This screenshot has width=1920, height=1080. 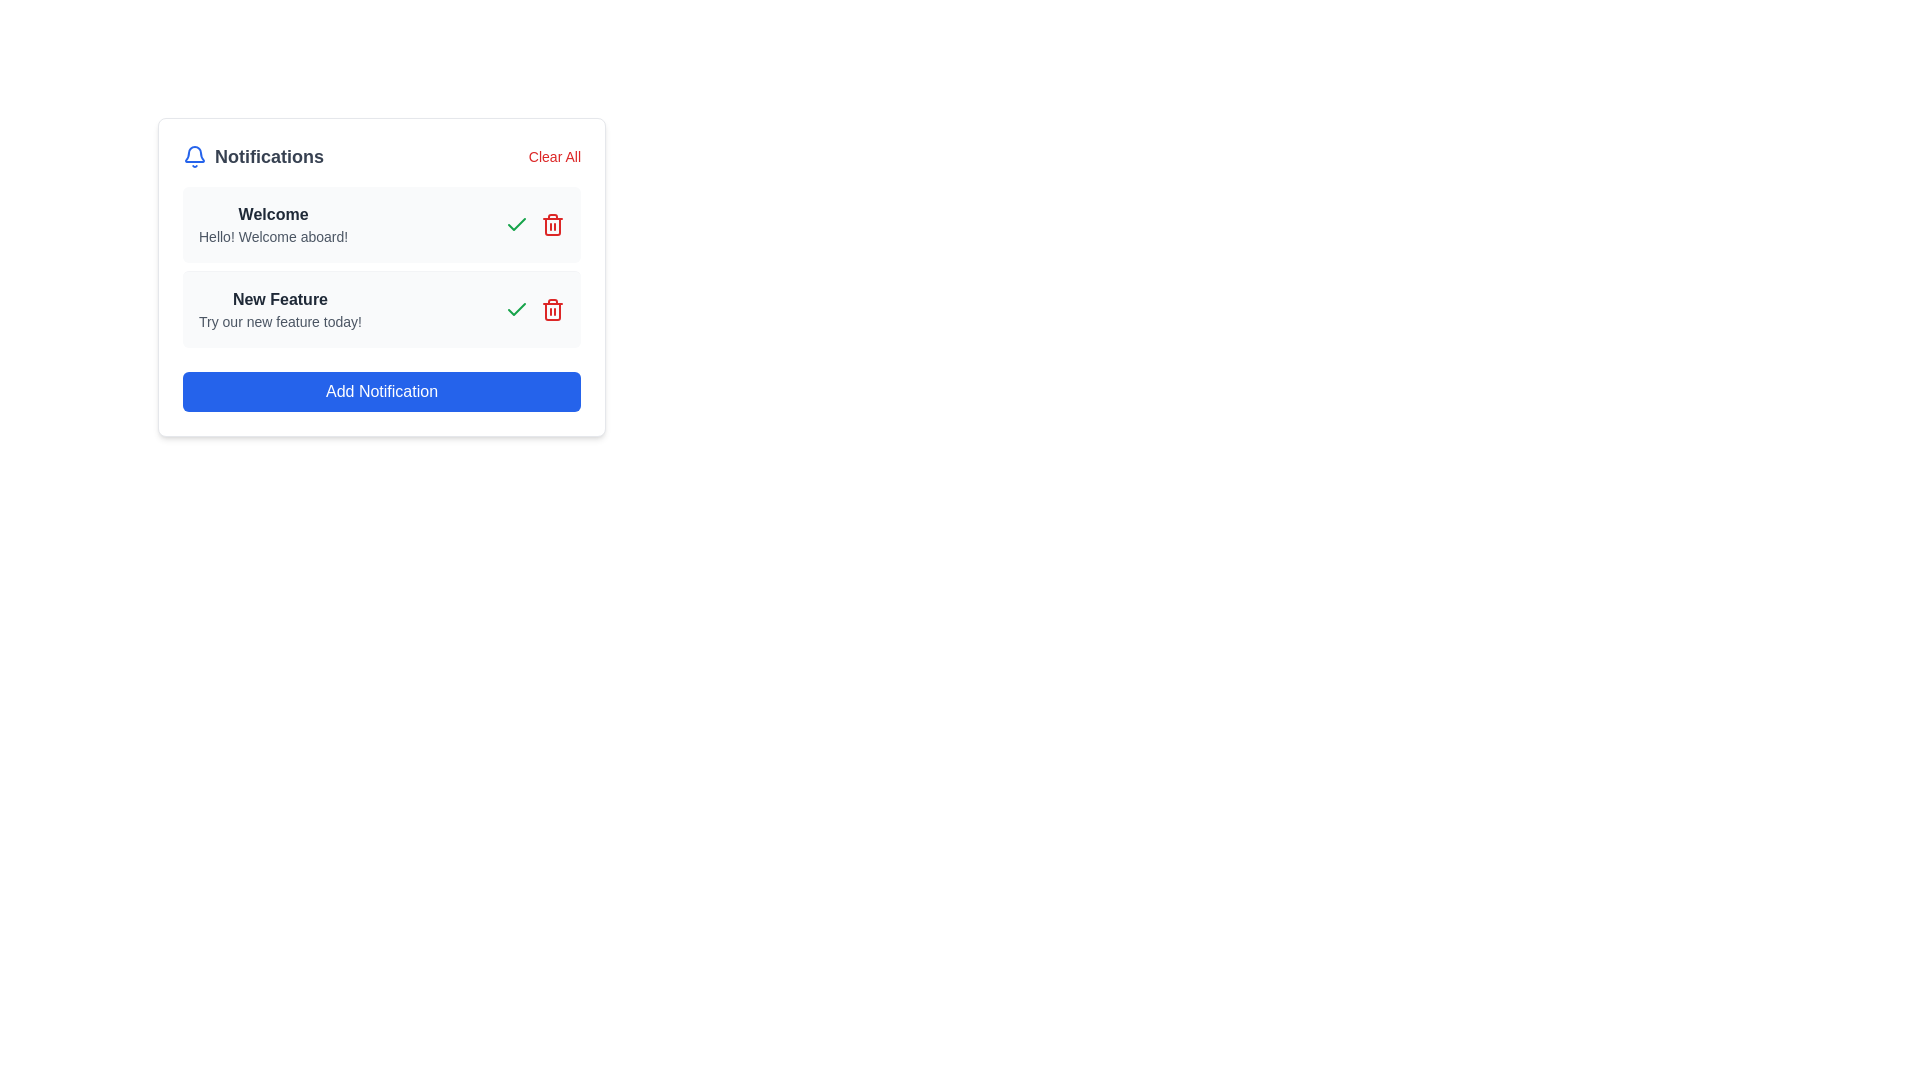 I want to click on the small green checkmark icon located within the 'Welcome' notification to mark it as read or confirmed, so click(x=517, y=309).